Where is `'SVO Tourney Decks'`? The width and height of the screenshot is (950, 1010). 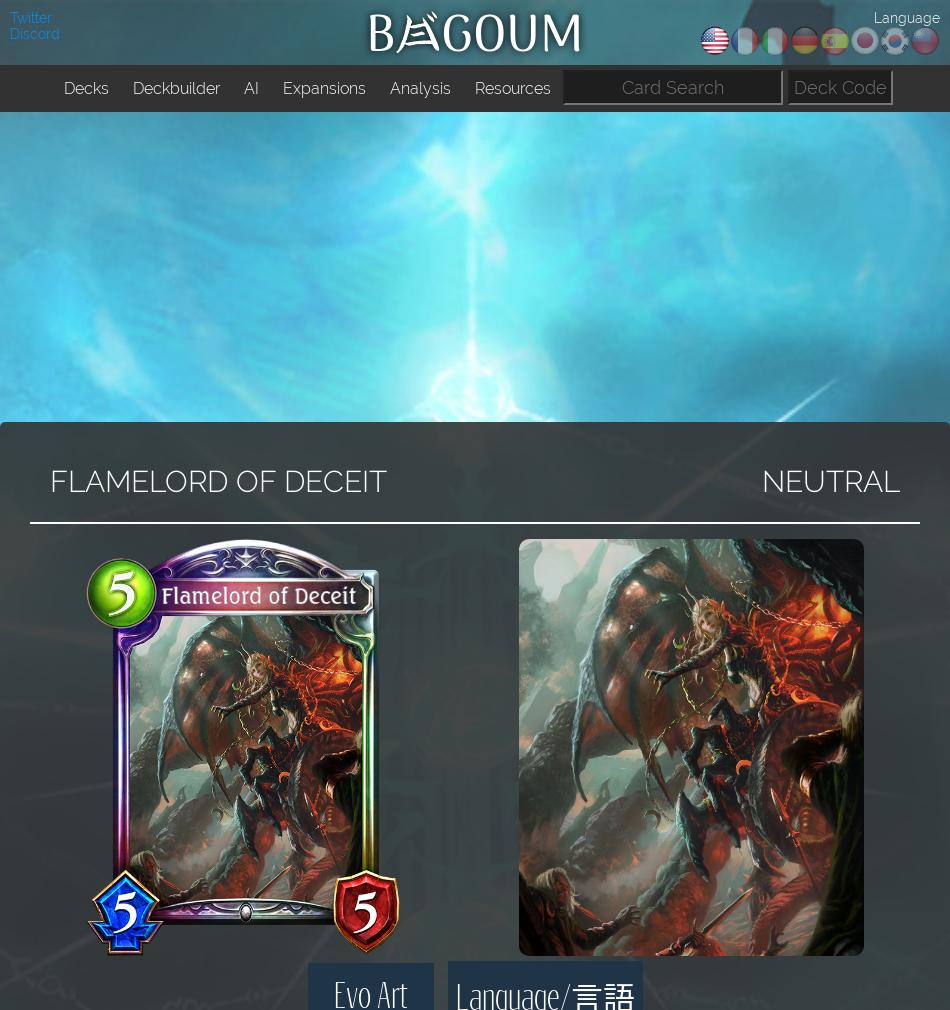 'SVO Tourney Decks' is located at coordinates (138, 132).